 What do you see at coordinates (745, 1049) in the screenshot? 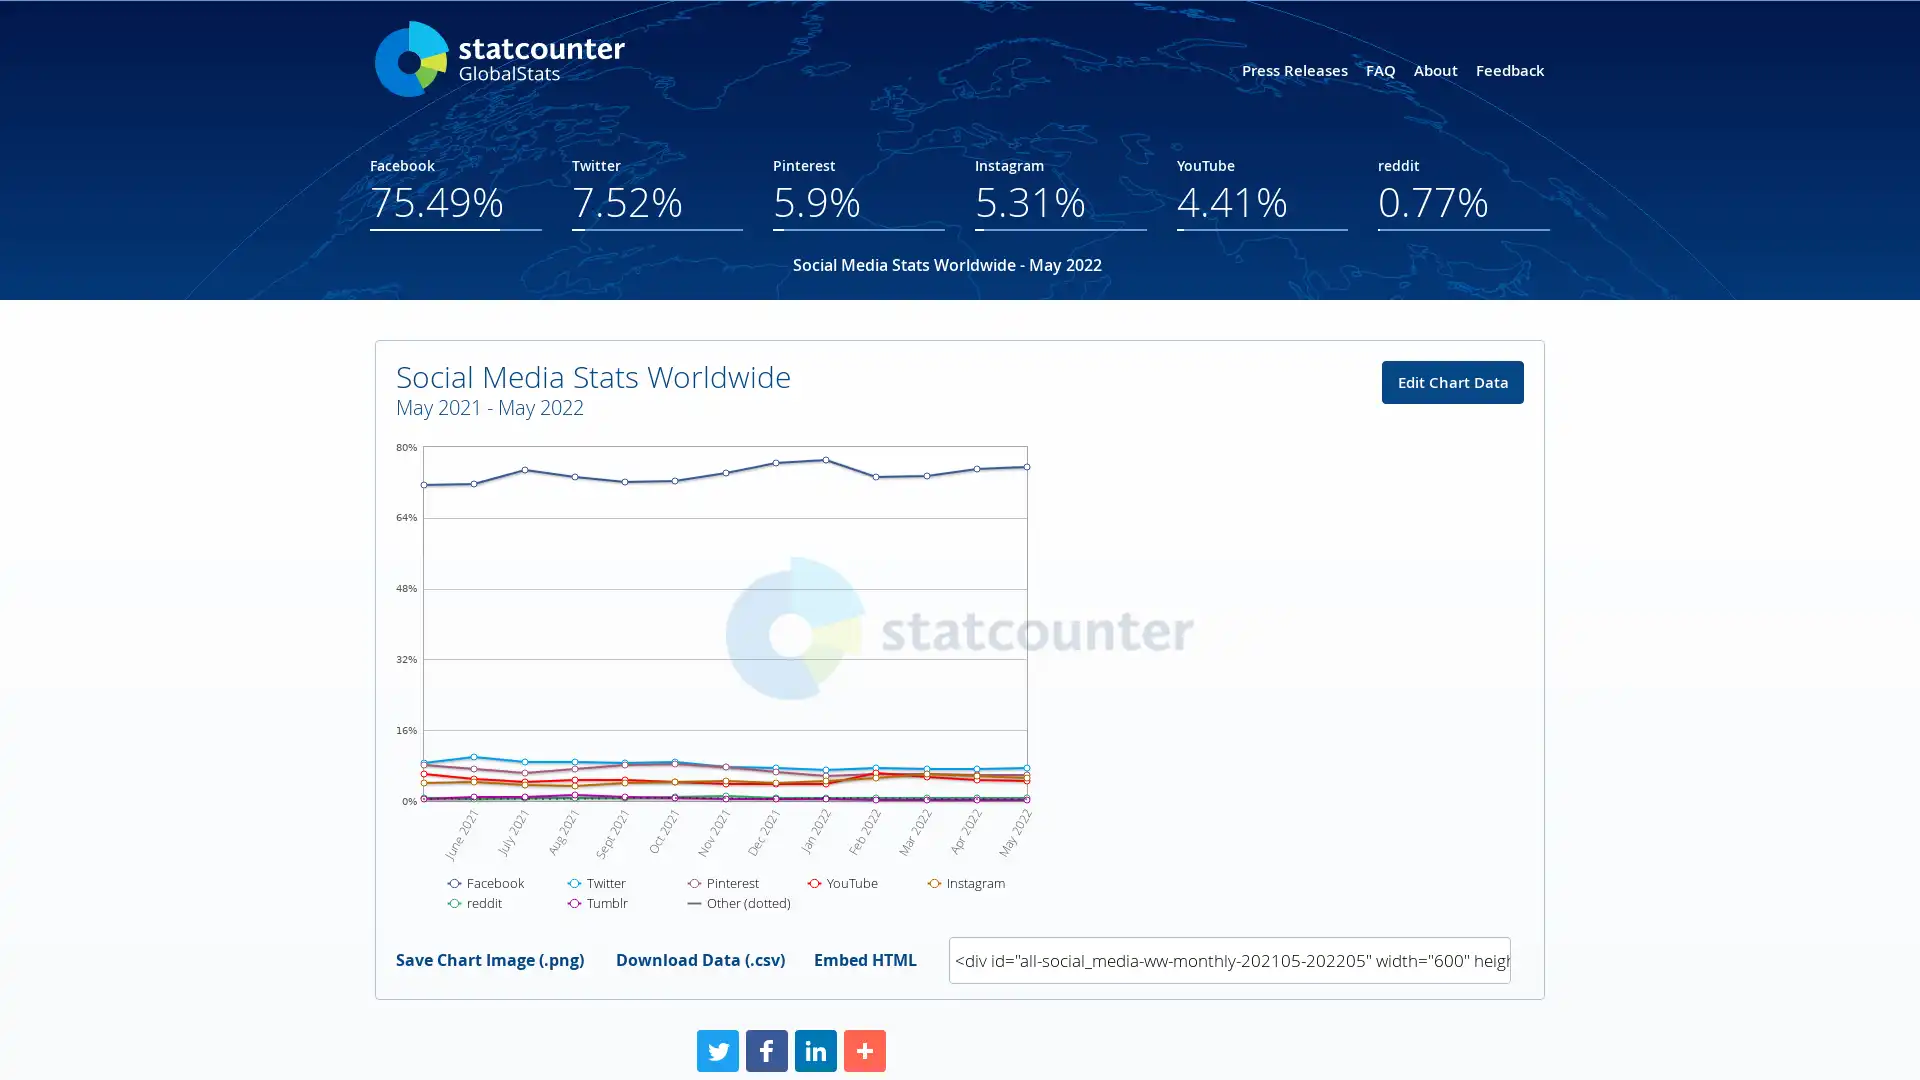
I see `Share to Twitter Twitter` at bounding box center [745, 1049].